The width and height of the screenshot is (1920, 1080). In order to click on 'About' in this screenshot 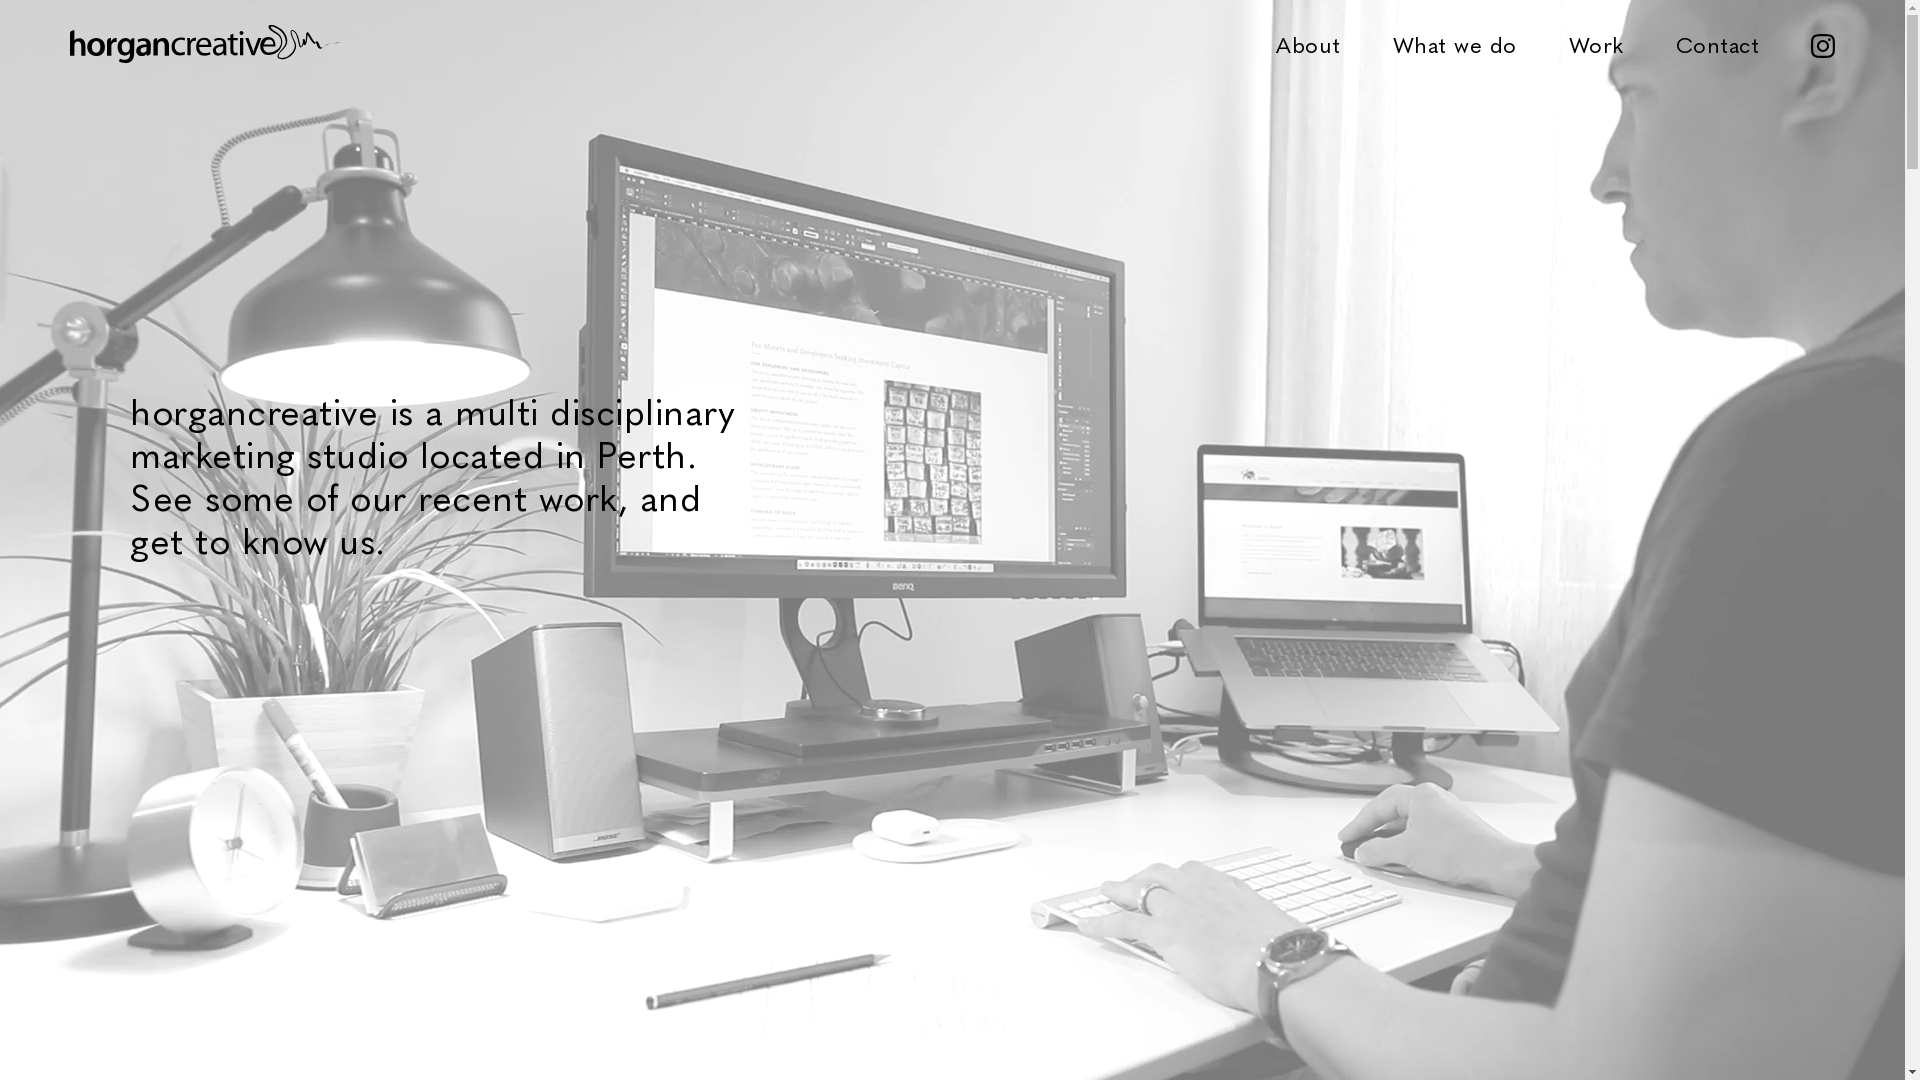, I will do `click(1308, 43)`.